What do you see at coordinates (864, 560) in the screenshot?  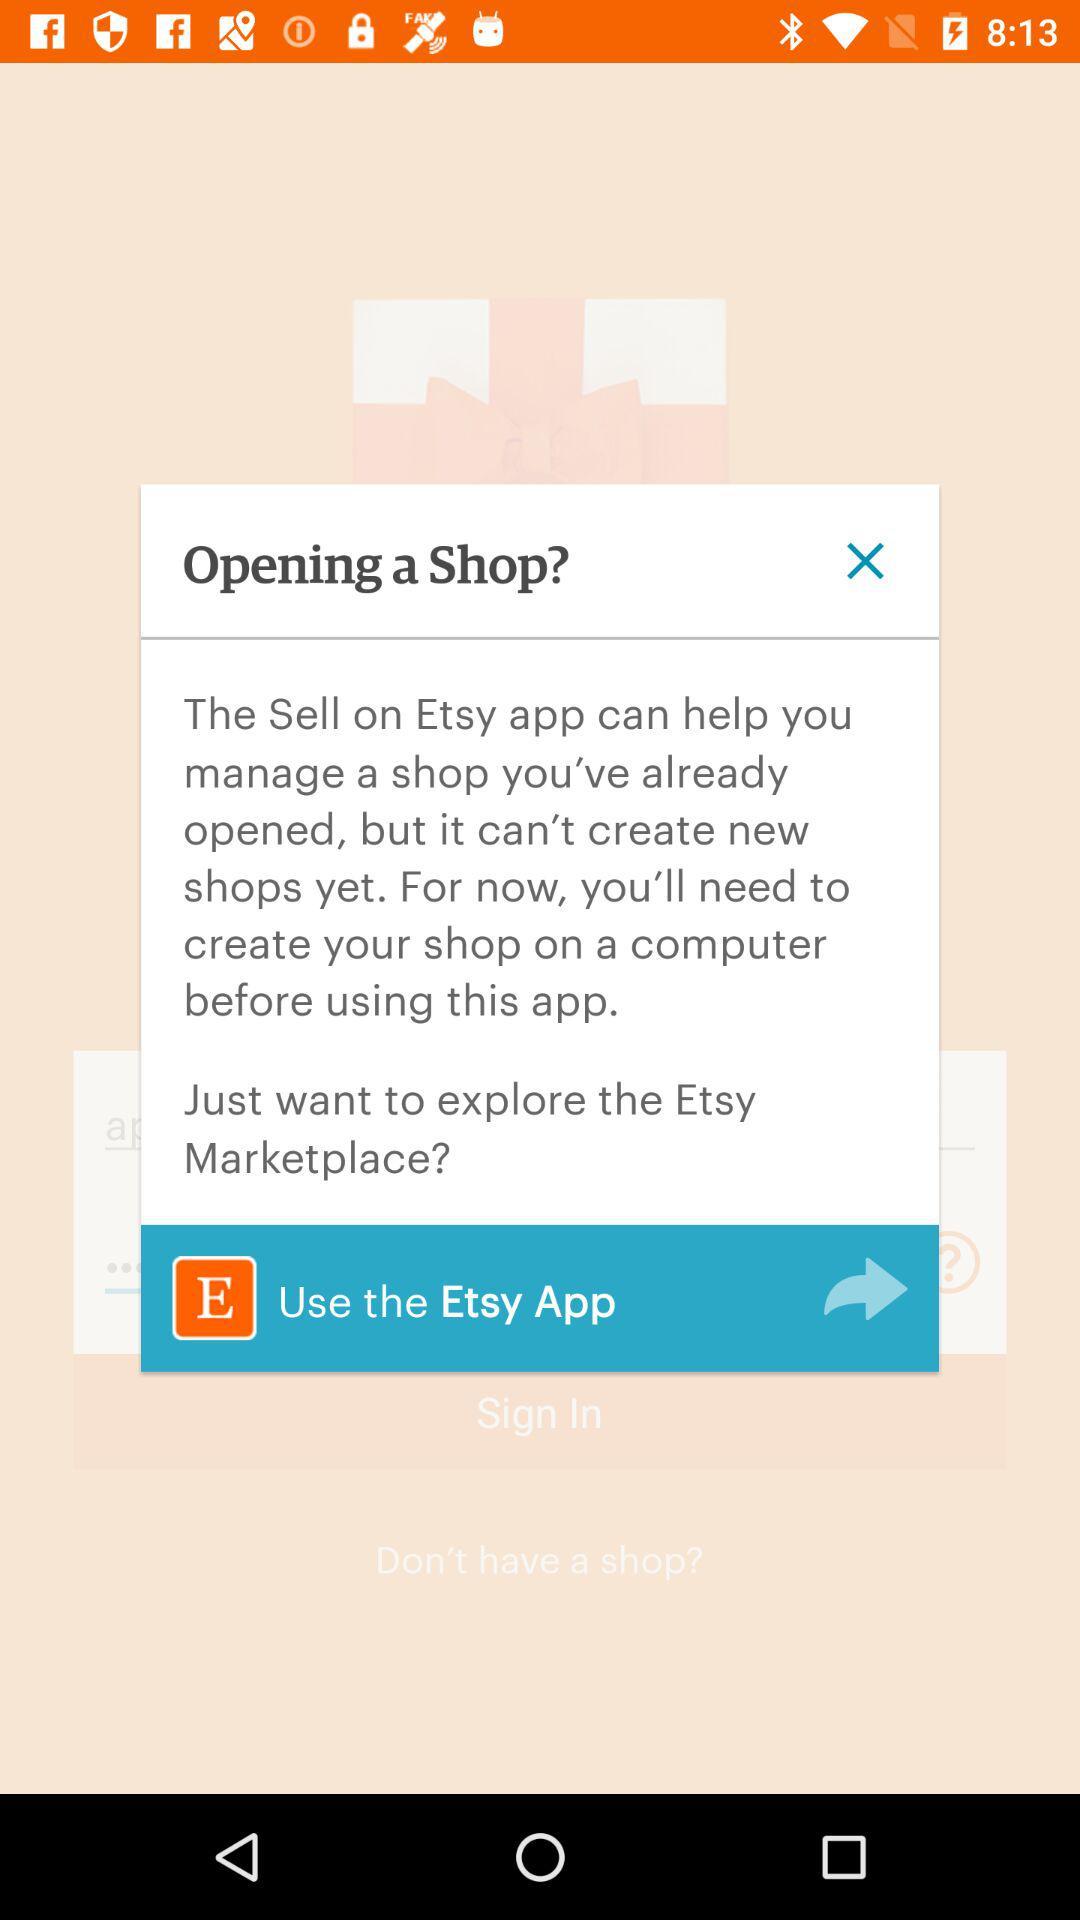 I see `icon next to the opening a shop?` at bounding box center [864, 560].